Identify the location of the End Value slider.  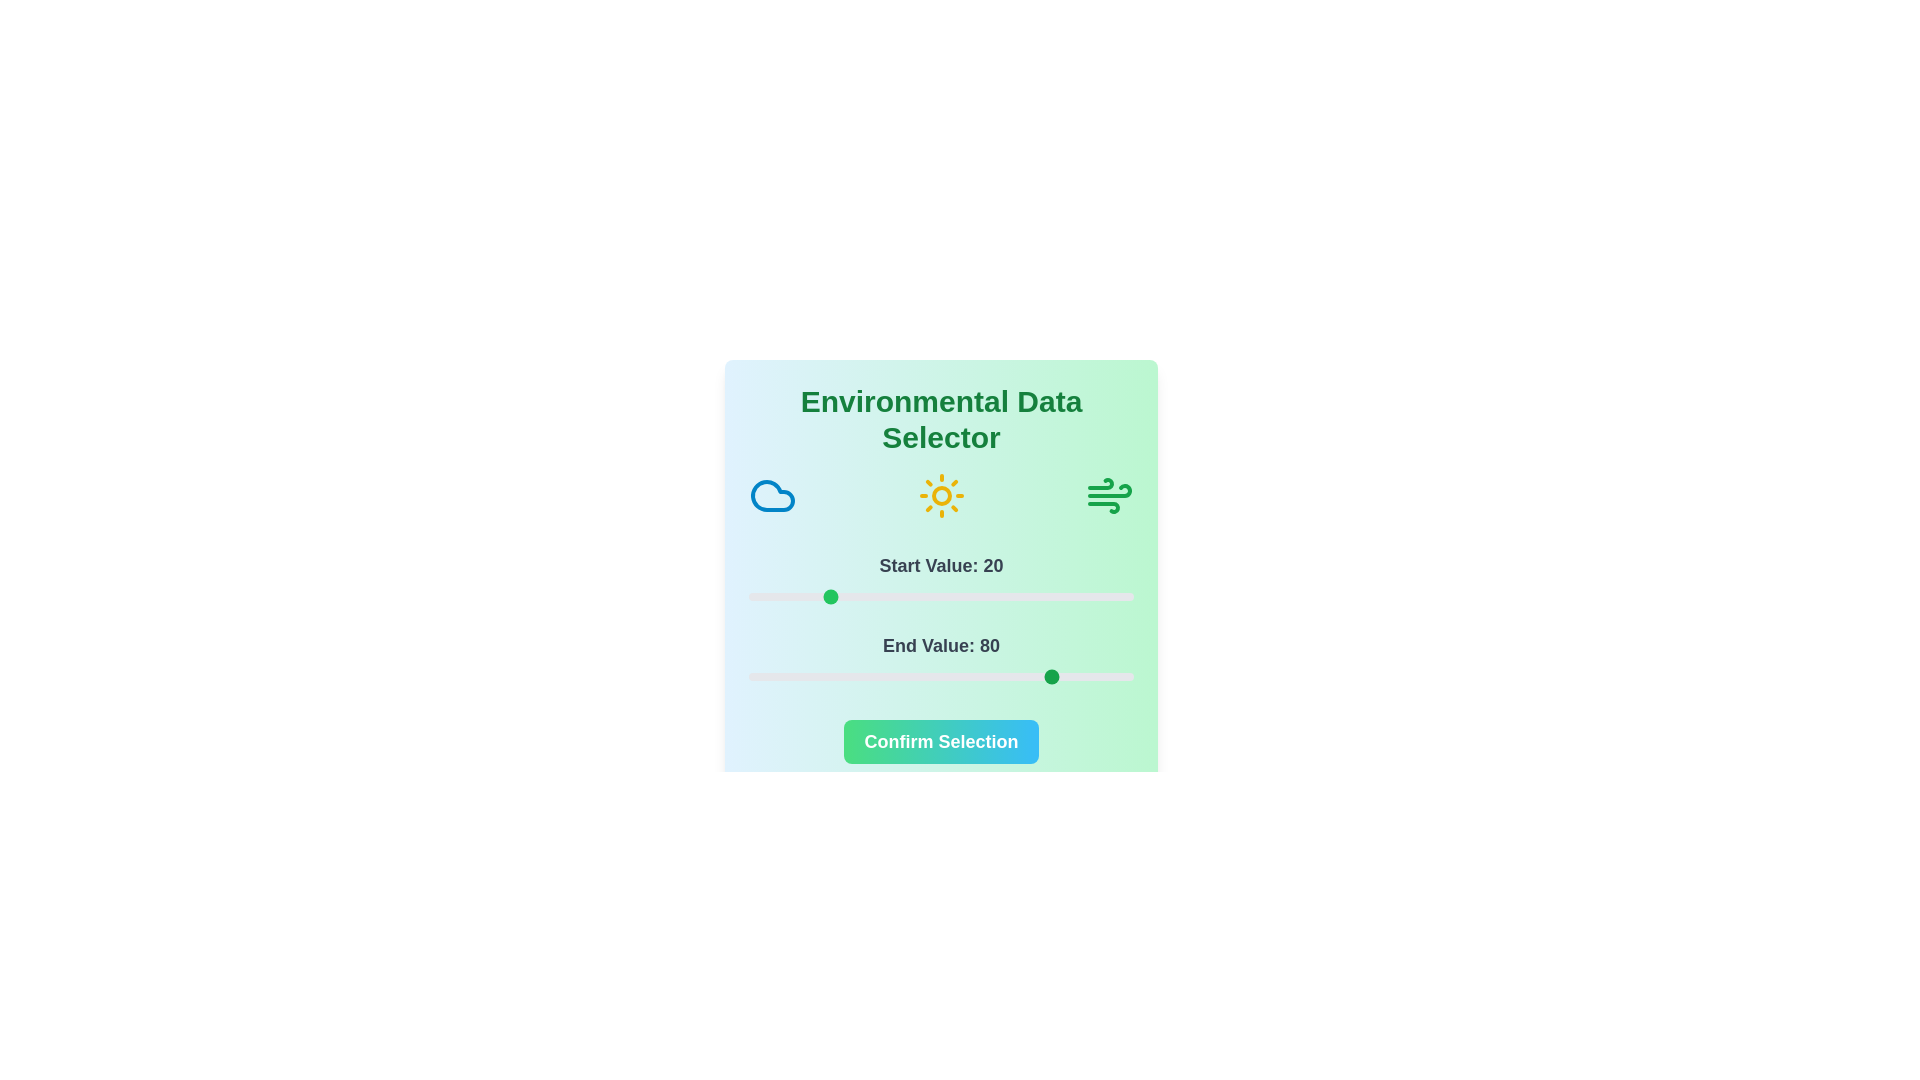
(1106, 676).